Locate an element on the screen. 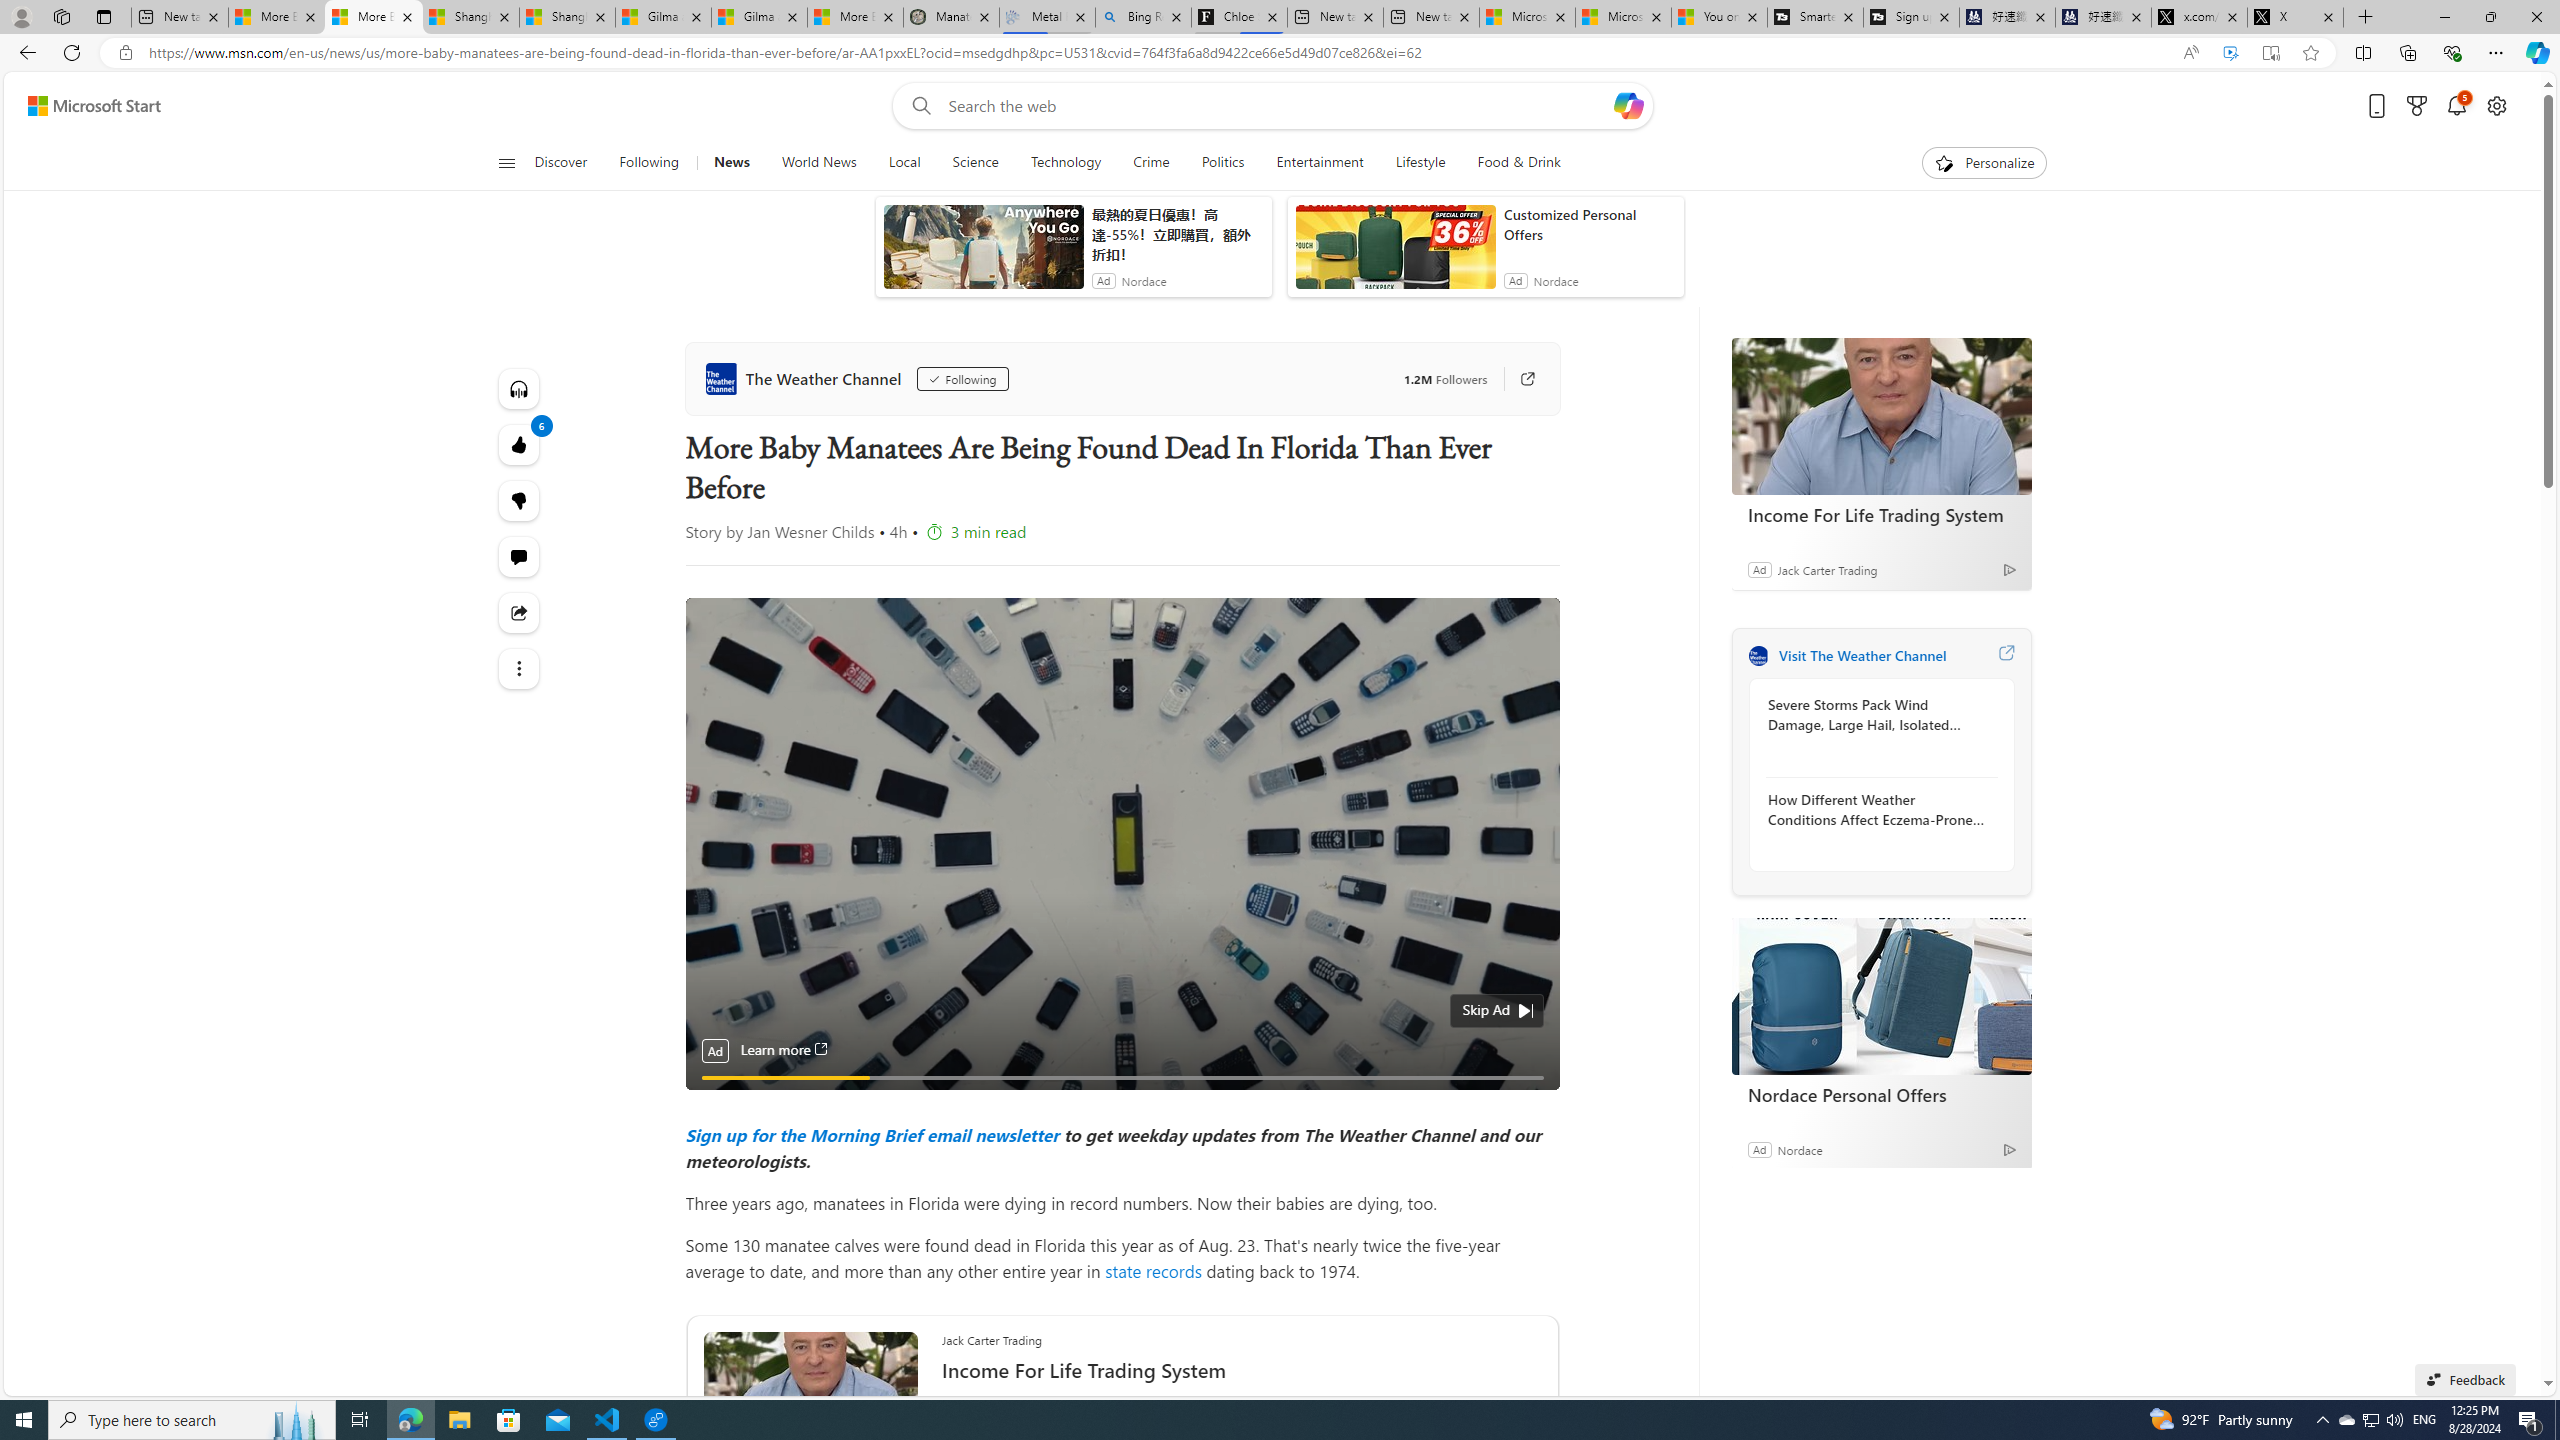 The image size is (2560, 1440). 'Visit The Weather Channel website' is located at coordinates (2005, 654).